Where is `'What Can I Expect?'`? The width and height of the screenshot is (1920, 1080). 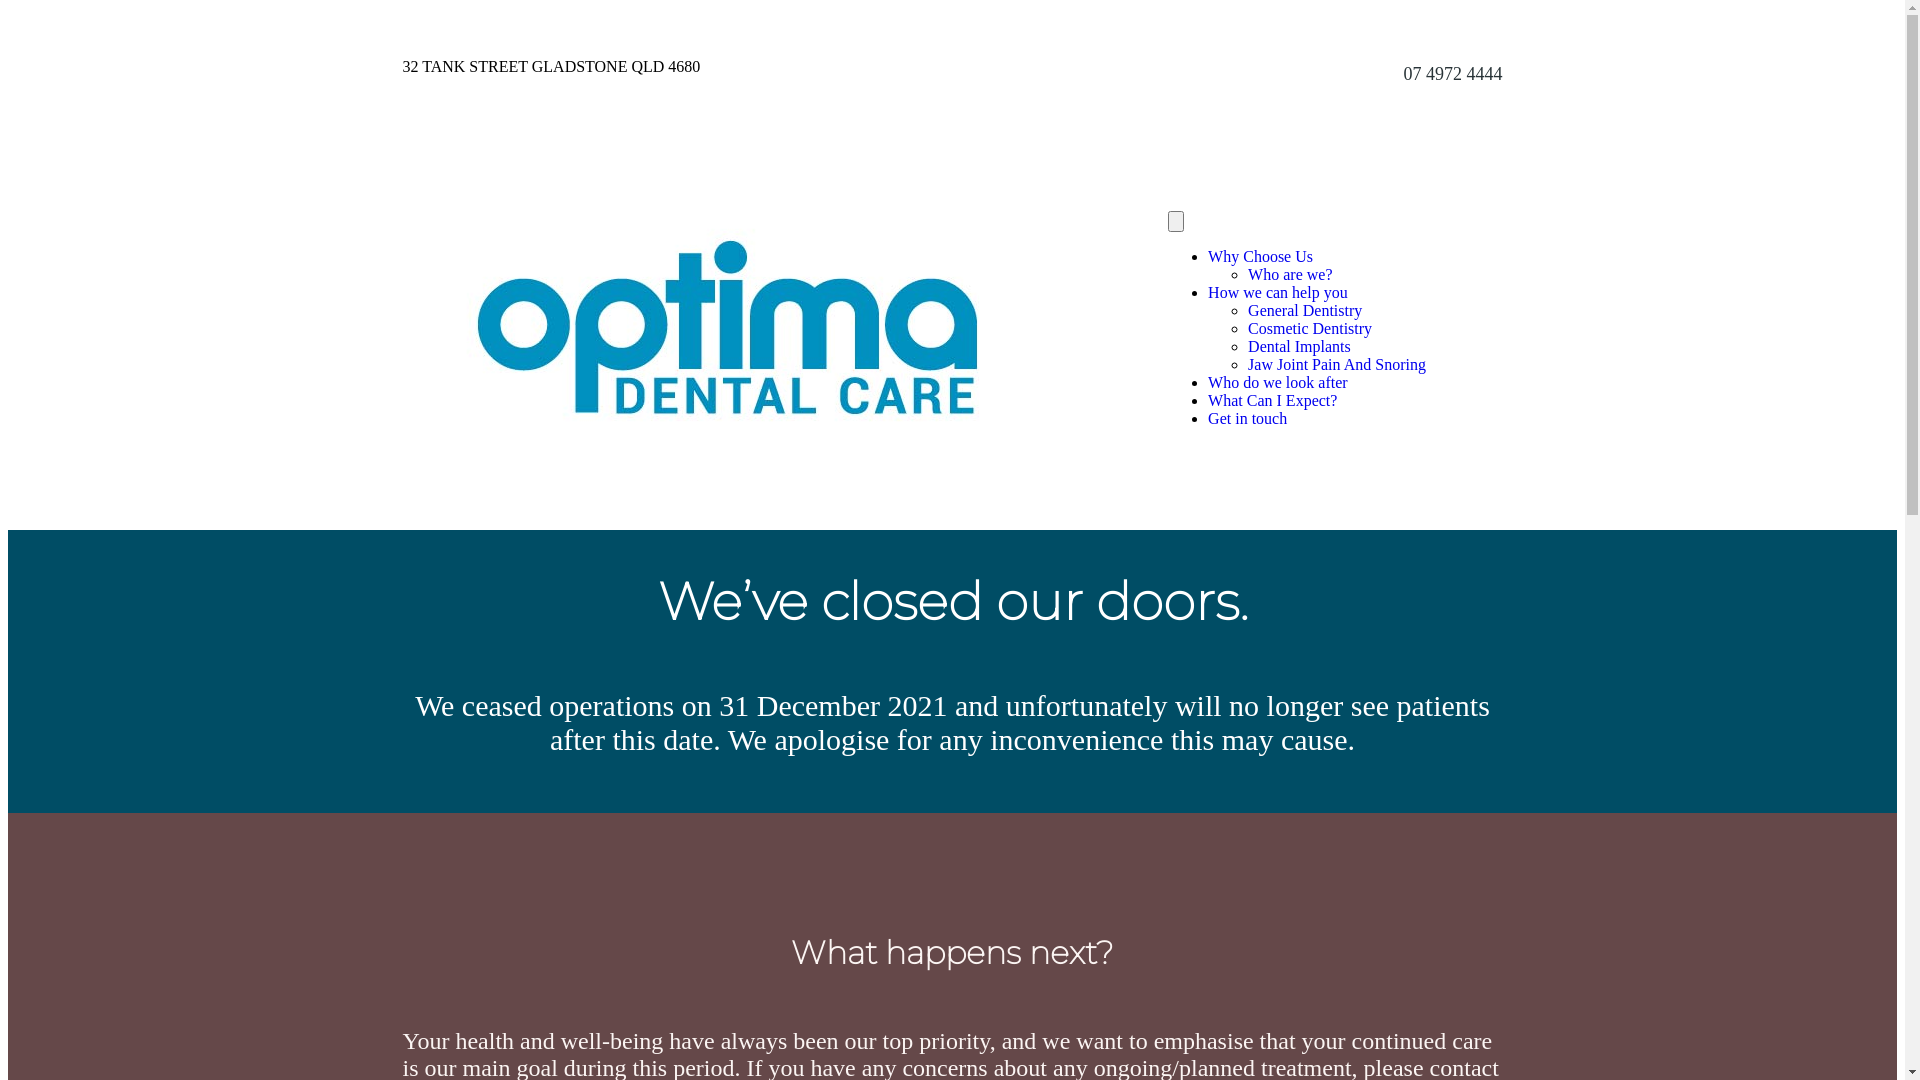 'What Can I Expect?' is located at coordinates (1271, 400).